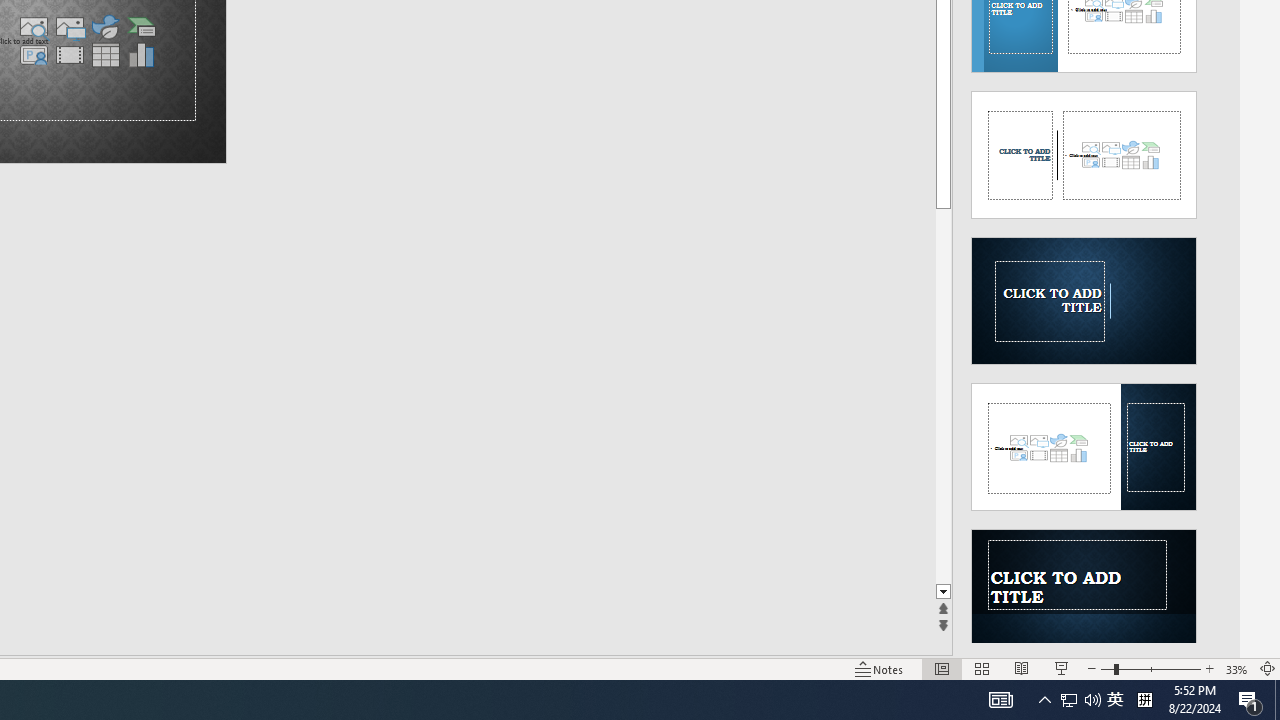  Describe the element at coordinates (982, 669) in the screenshot. I see `'Slide Sorter'` at that location.